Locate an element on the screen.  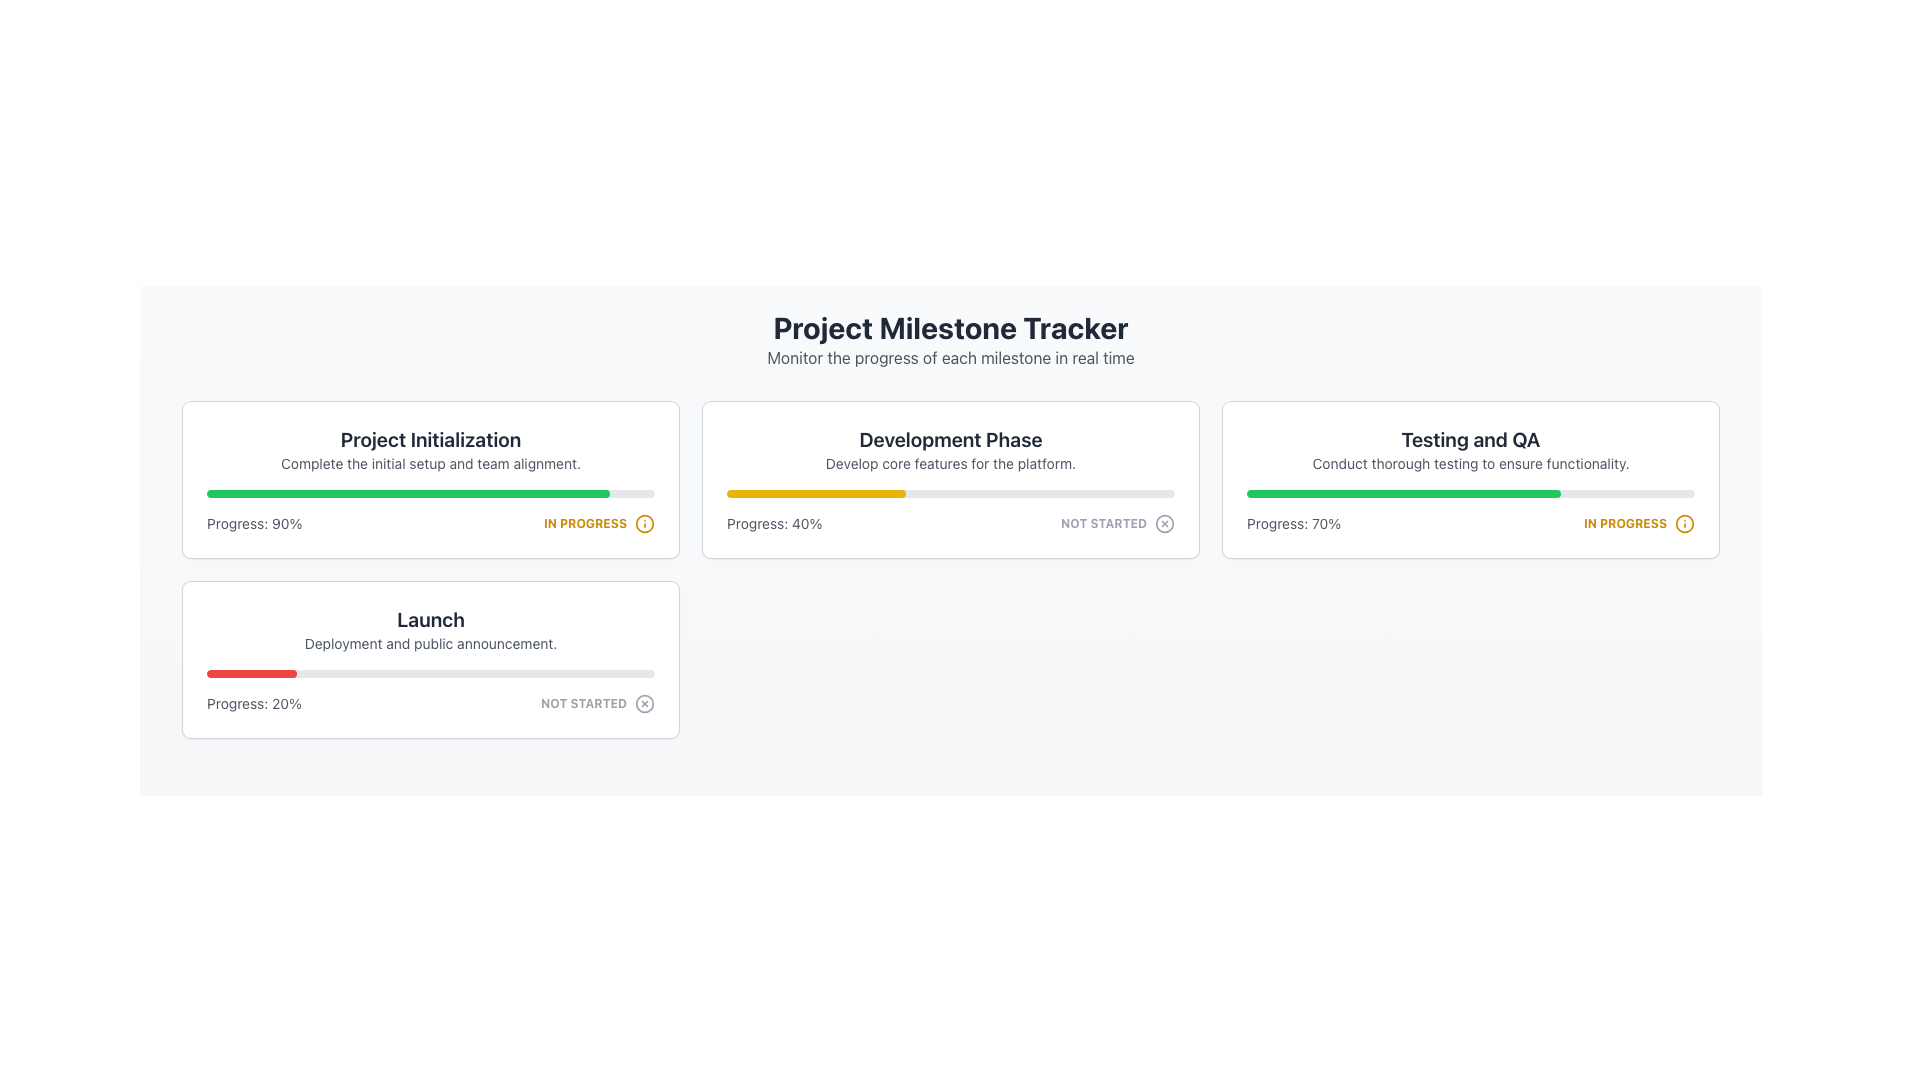
text content that includes the title 'Development Phase' and the description 'Develop core features for the platform.' located at the center of the milestone card above the progress bar is located at coordinates (949, 450).